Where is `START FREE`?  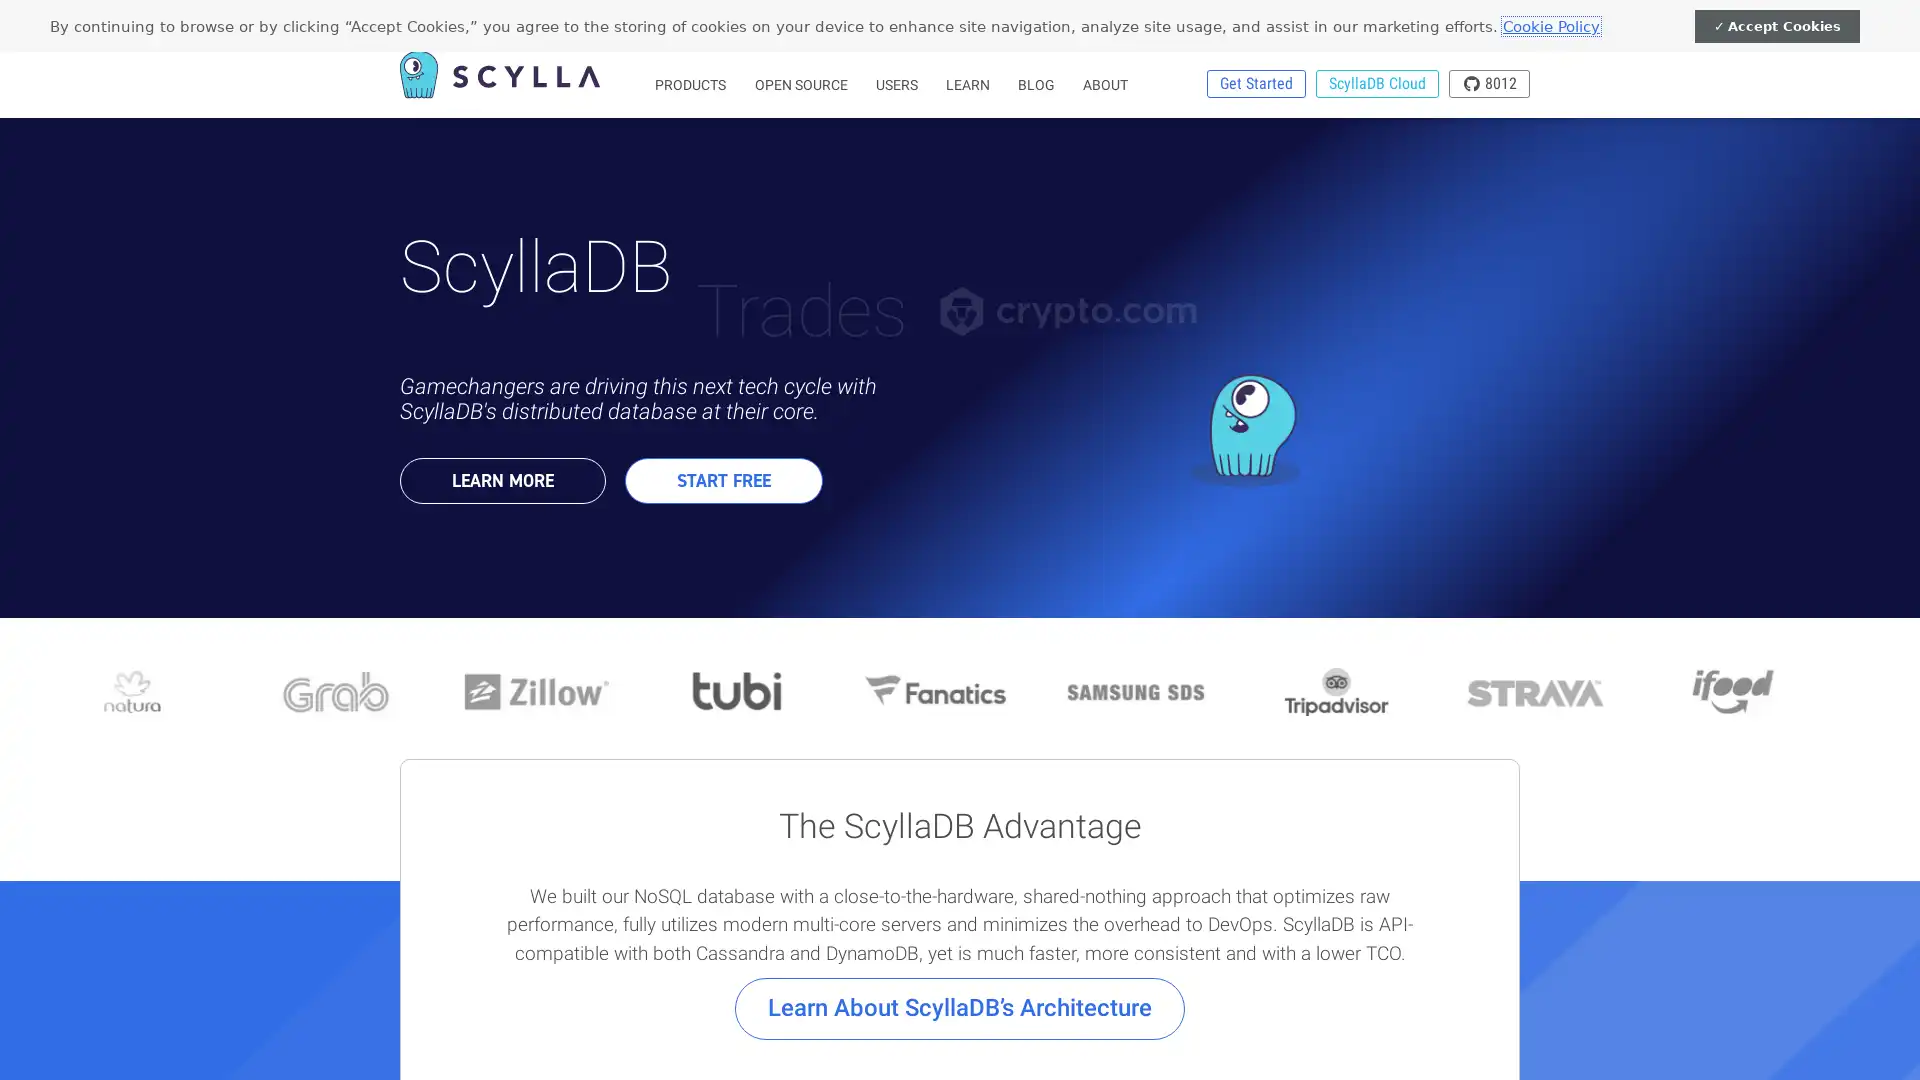
START FREE is located at coordinates (723, 480).